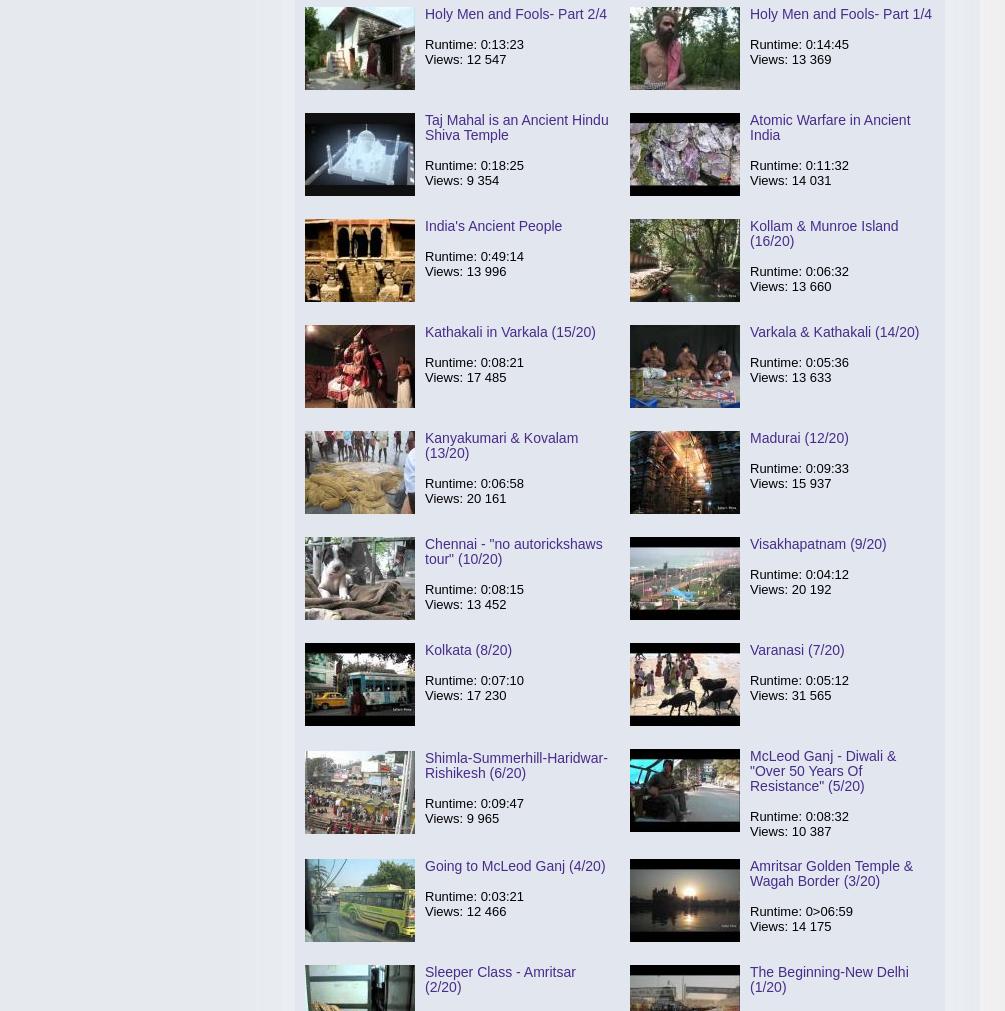 The height and width of the screenshot is (1011, 1005). What do you see at coordinates (499, 979) in the screenshot?
I see `'Sleeper Class - Amritsar (2/20)'` at bounding box center [499, 979].